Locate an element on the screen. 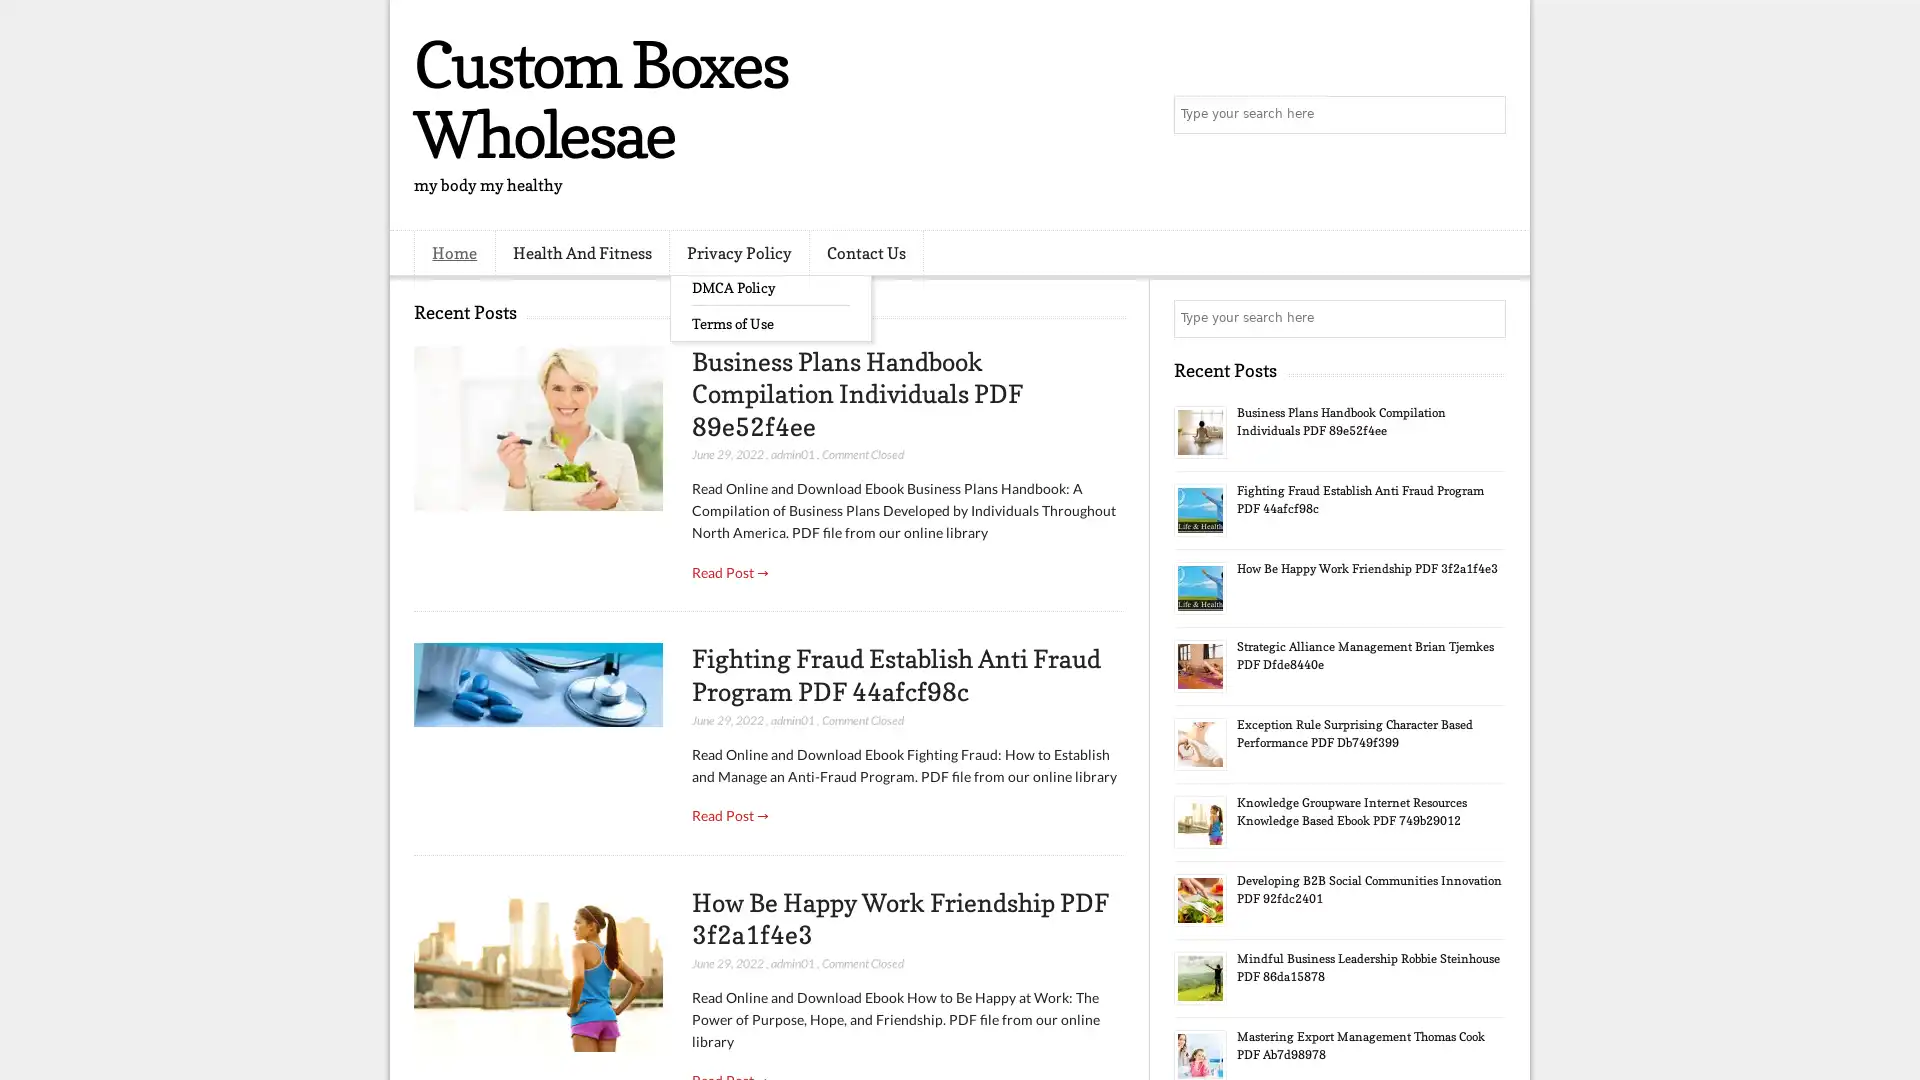 The height and width of the screenshot is (1080, 1920). Search is located at coordinates (1485, 115).